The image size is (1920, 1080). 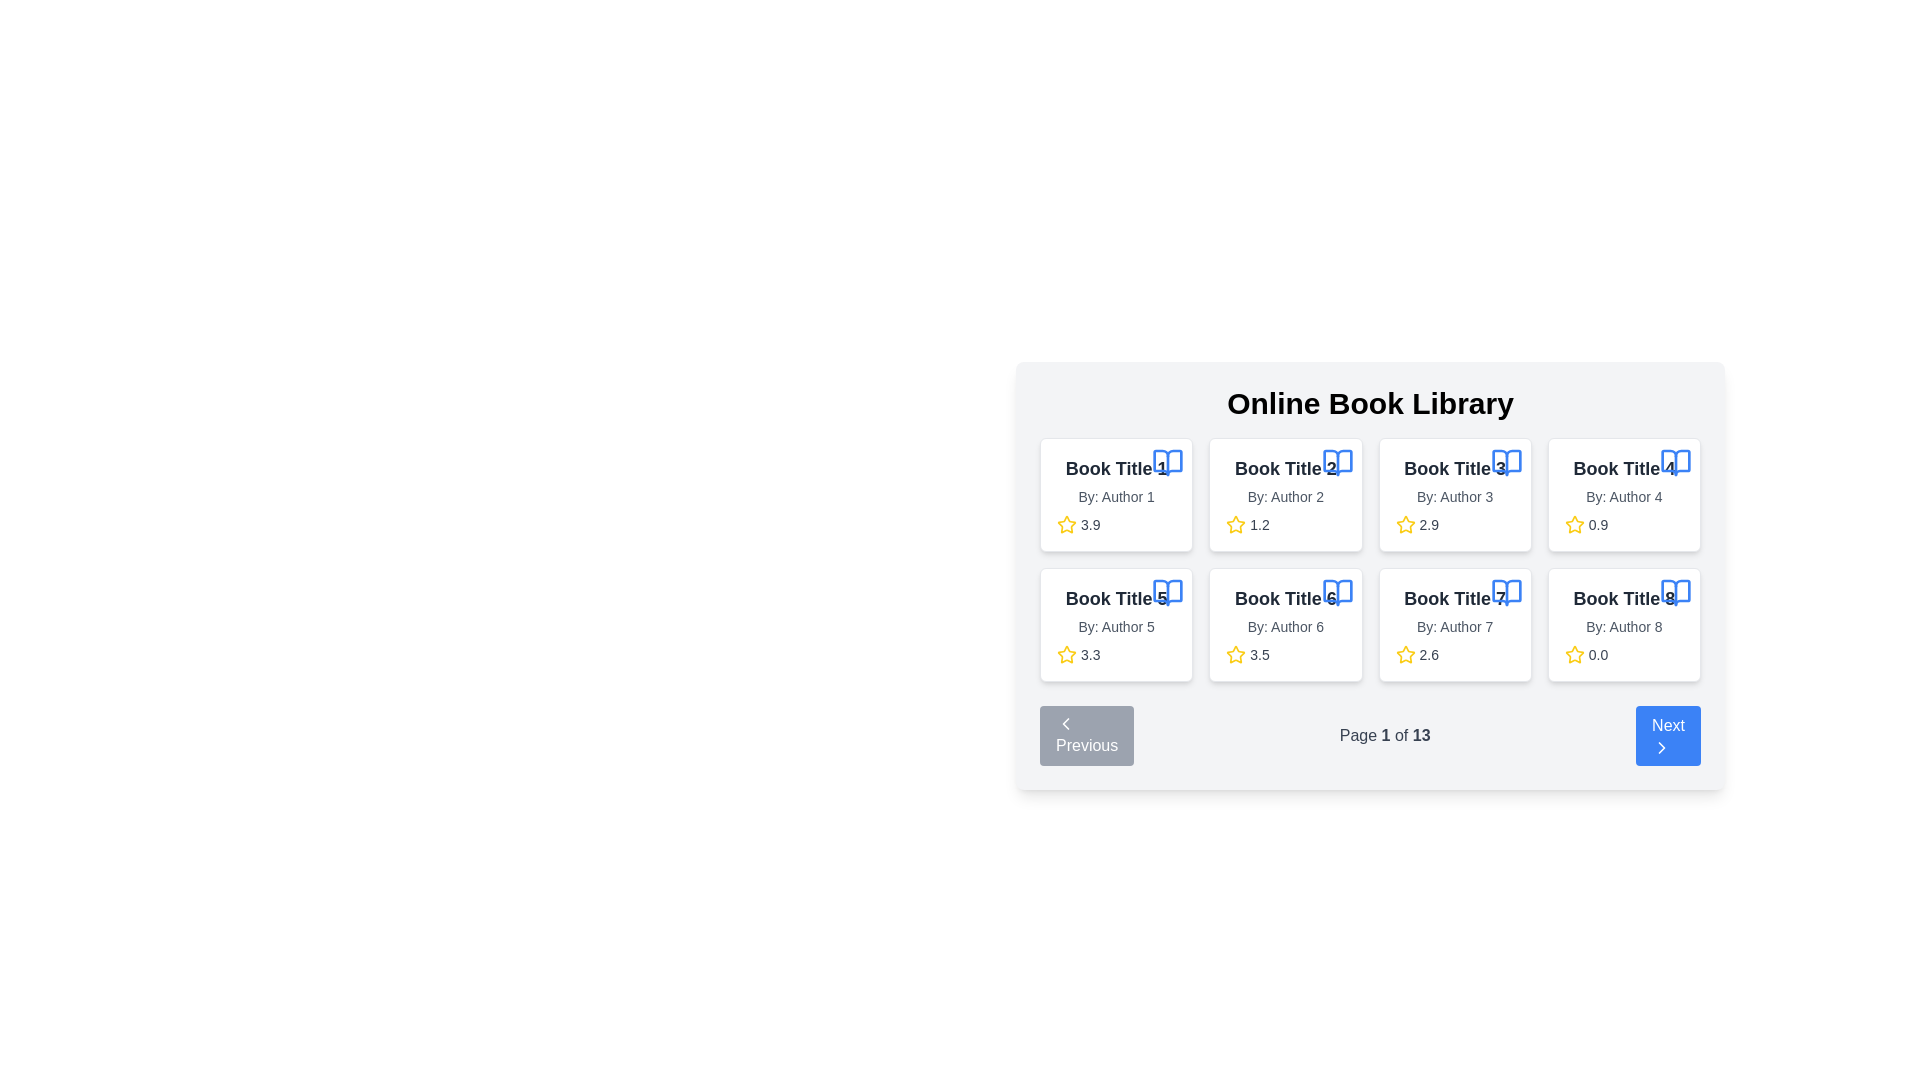 What do you see at coordinates (1235, 523) in the screenshot?
I see `middle star icon associated with the second book card in the grid on the interface` at bounding box center [1235, 523].